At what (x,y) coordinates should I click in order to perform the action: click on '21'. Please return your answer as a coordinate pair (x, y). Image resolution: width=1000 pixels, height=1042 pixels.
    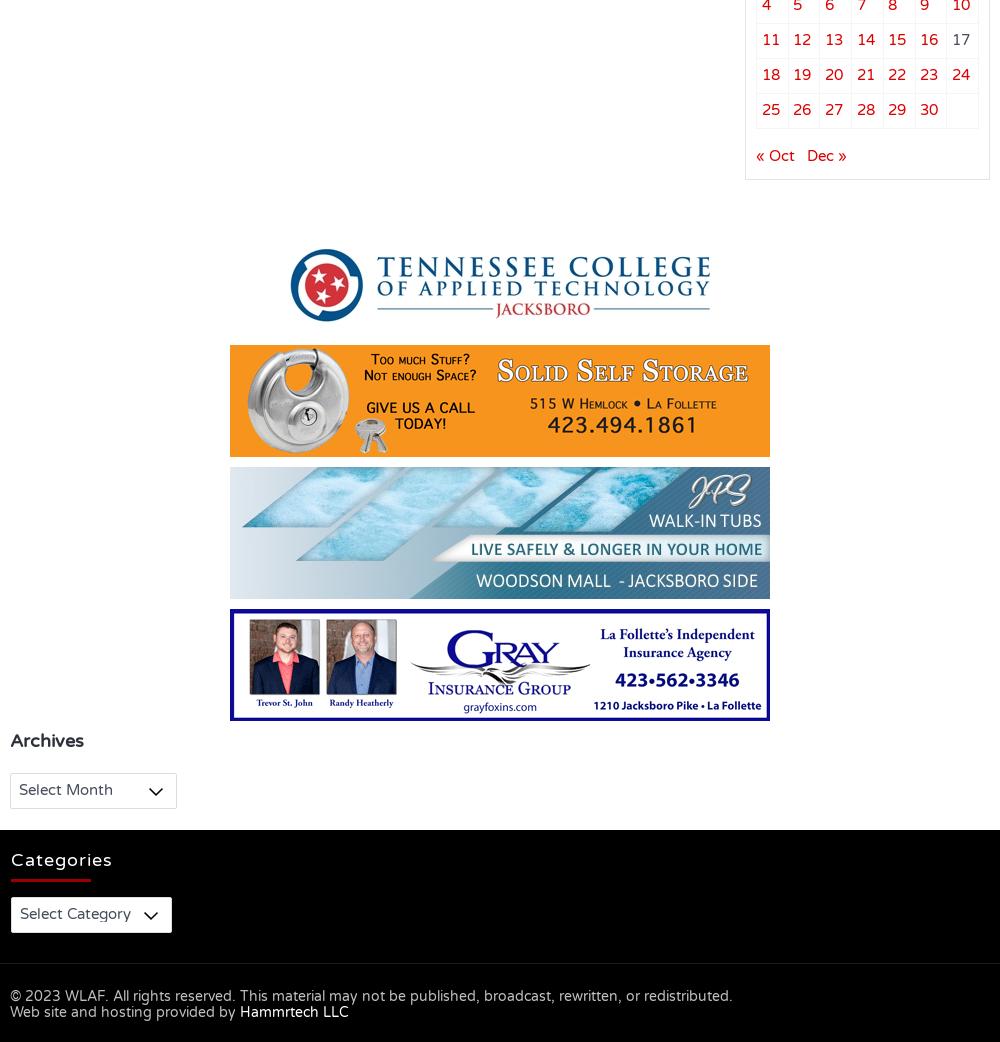
    Looking at the image, I should click on (864, 74).